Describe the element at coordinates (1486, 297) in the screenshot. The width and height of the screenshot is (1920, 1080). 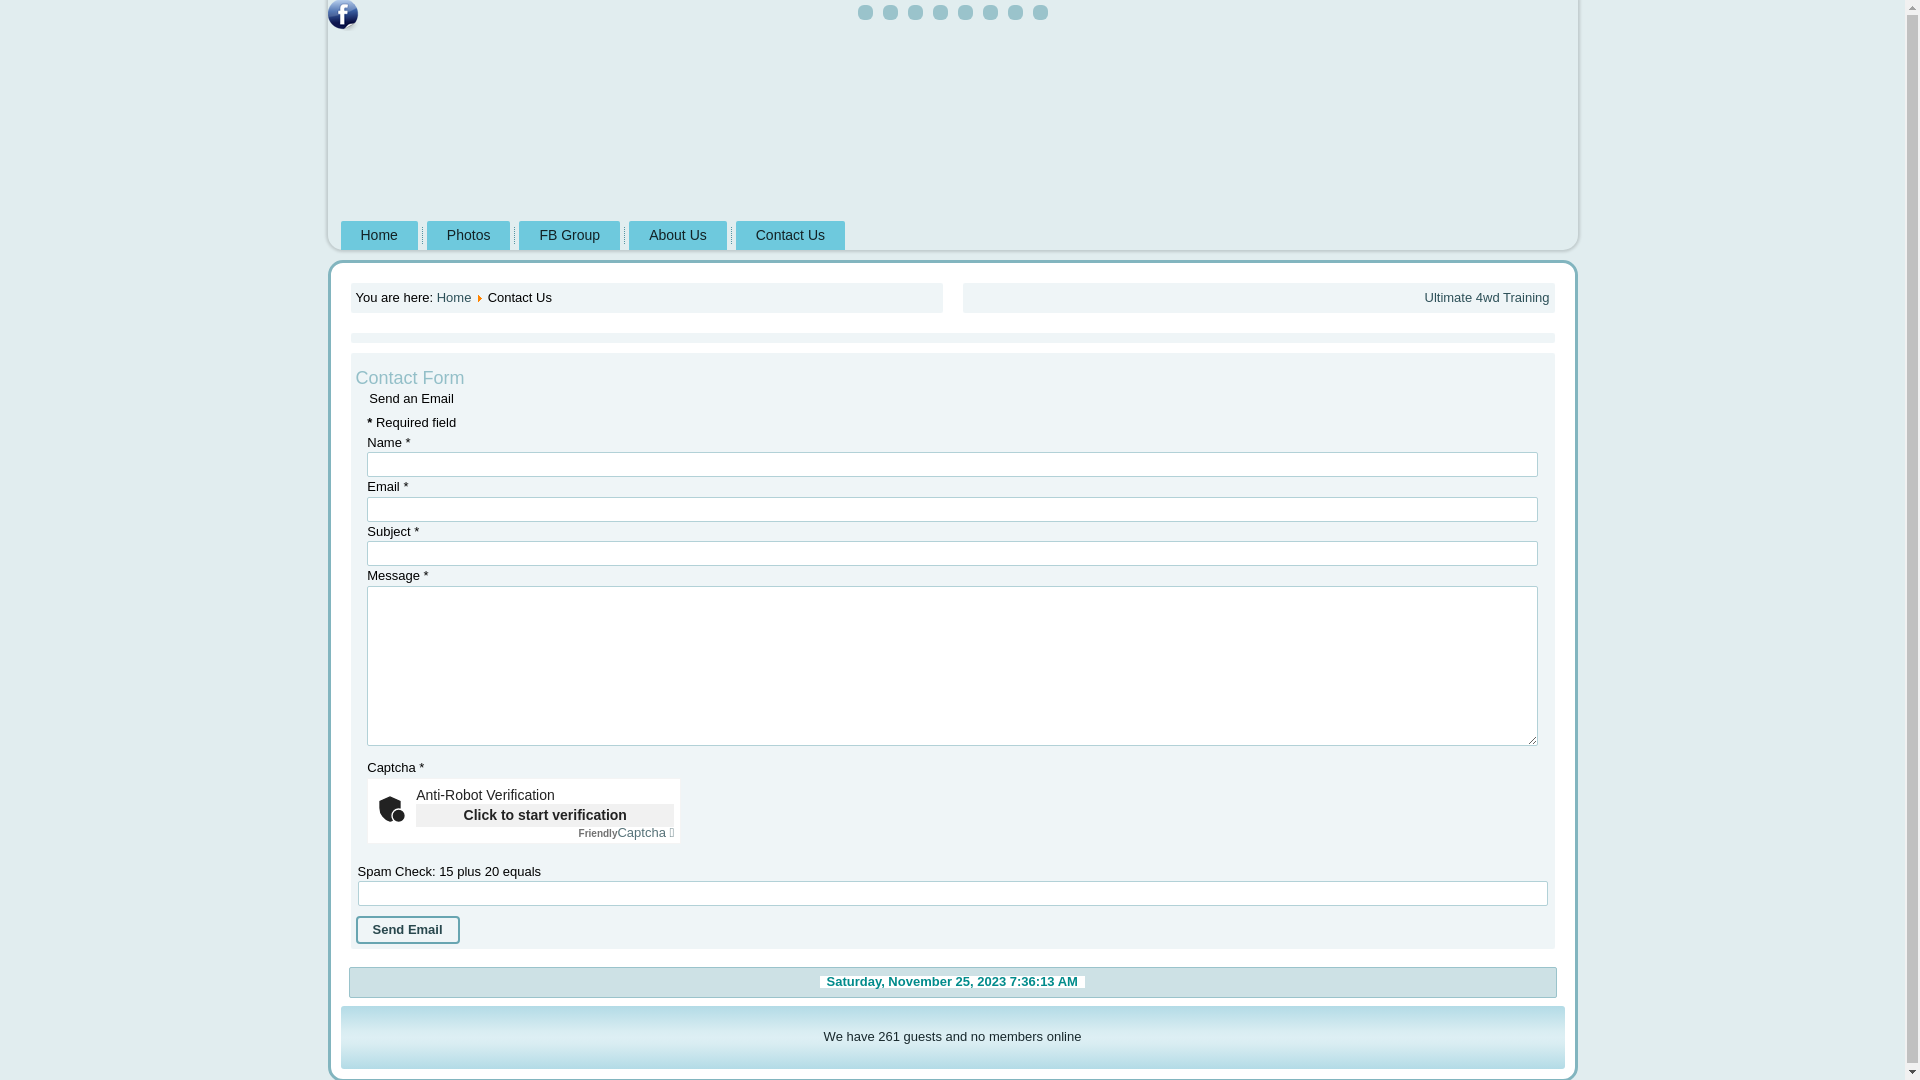
I see `'Ultimate 4wd Training'` at that location.